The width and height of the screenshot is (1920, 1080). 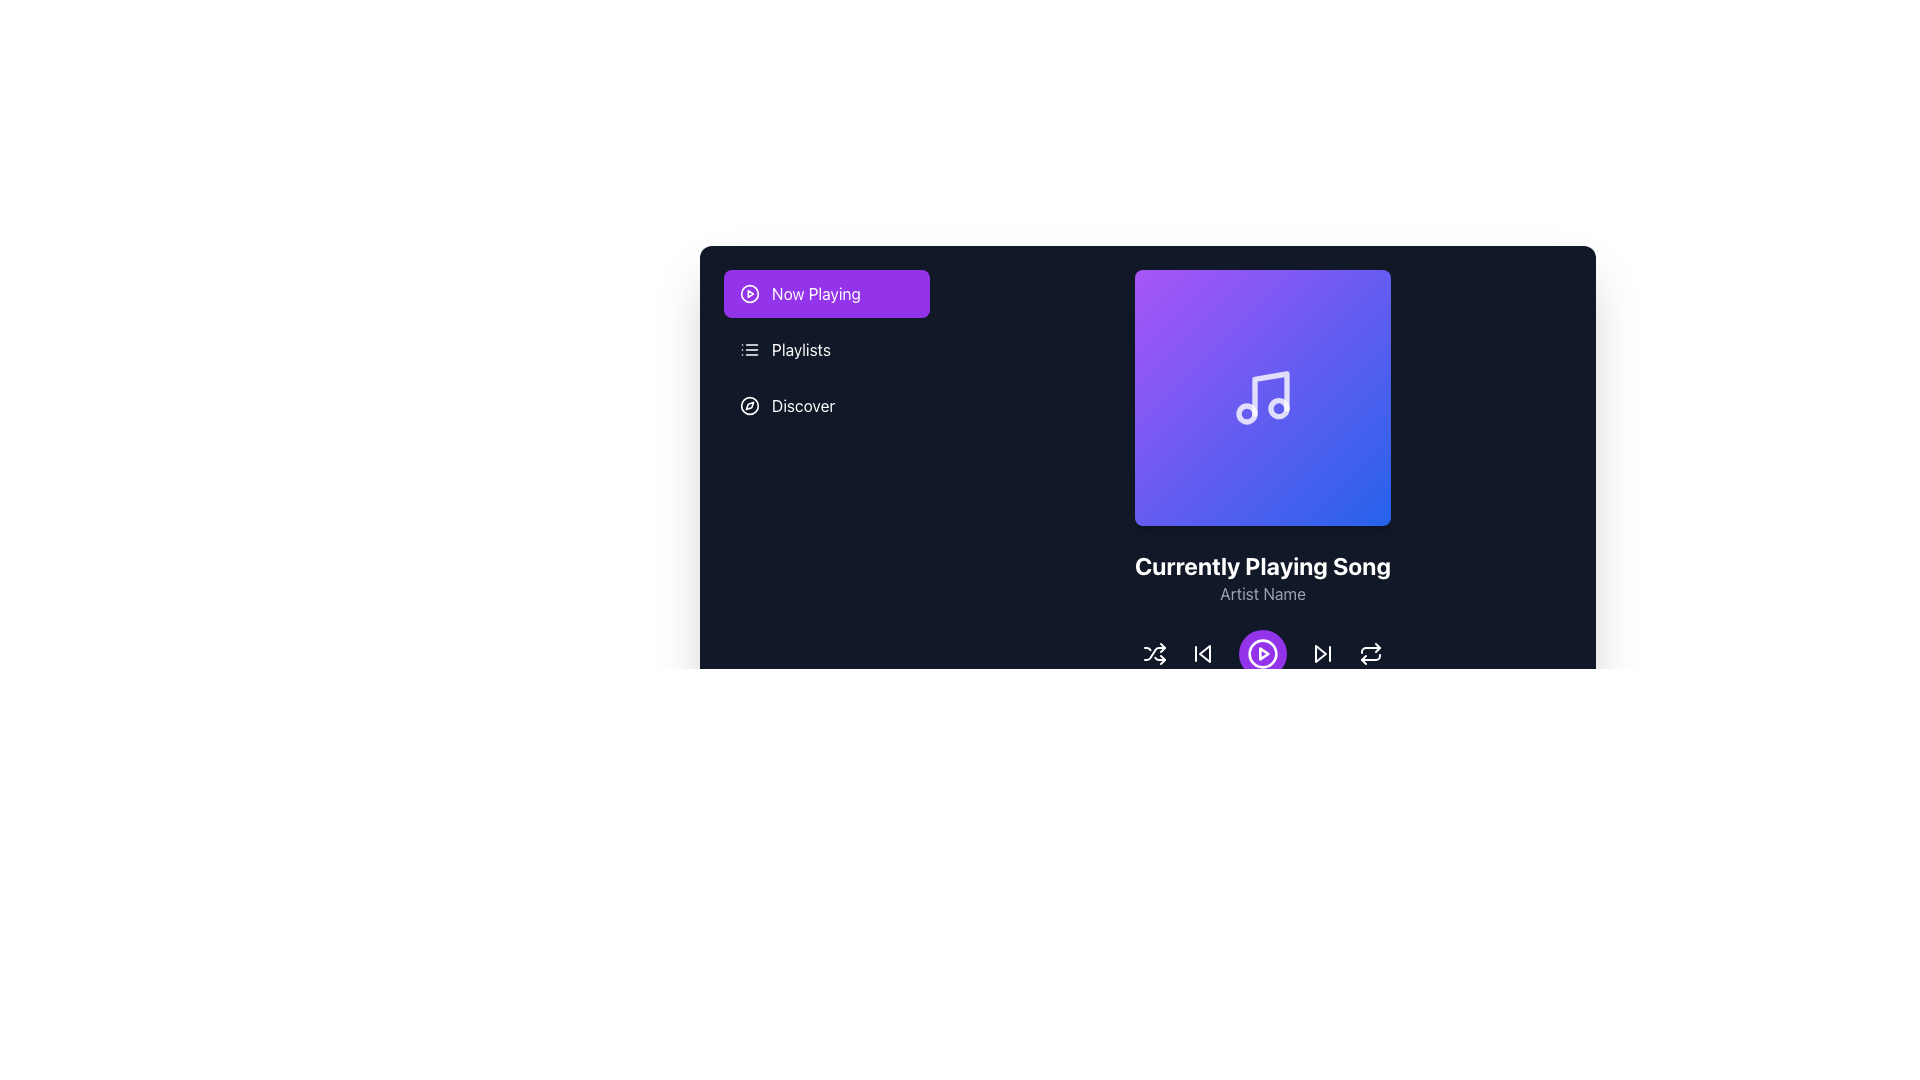 I want to click on the text label displaying the name of the artist associated with the currently playing song, which is located below the 'Currently Playing Song' text, so click(x=1261, y=593).